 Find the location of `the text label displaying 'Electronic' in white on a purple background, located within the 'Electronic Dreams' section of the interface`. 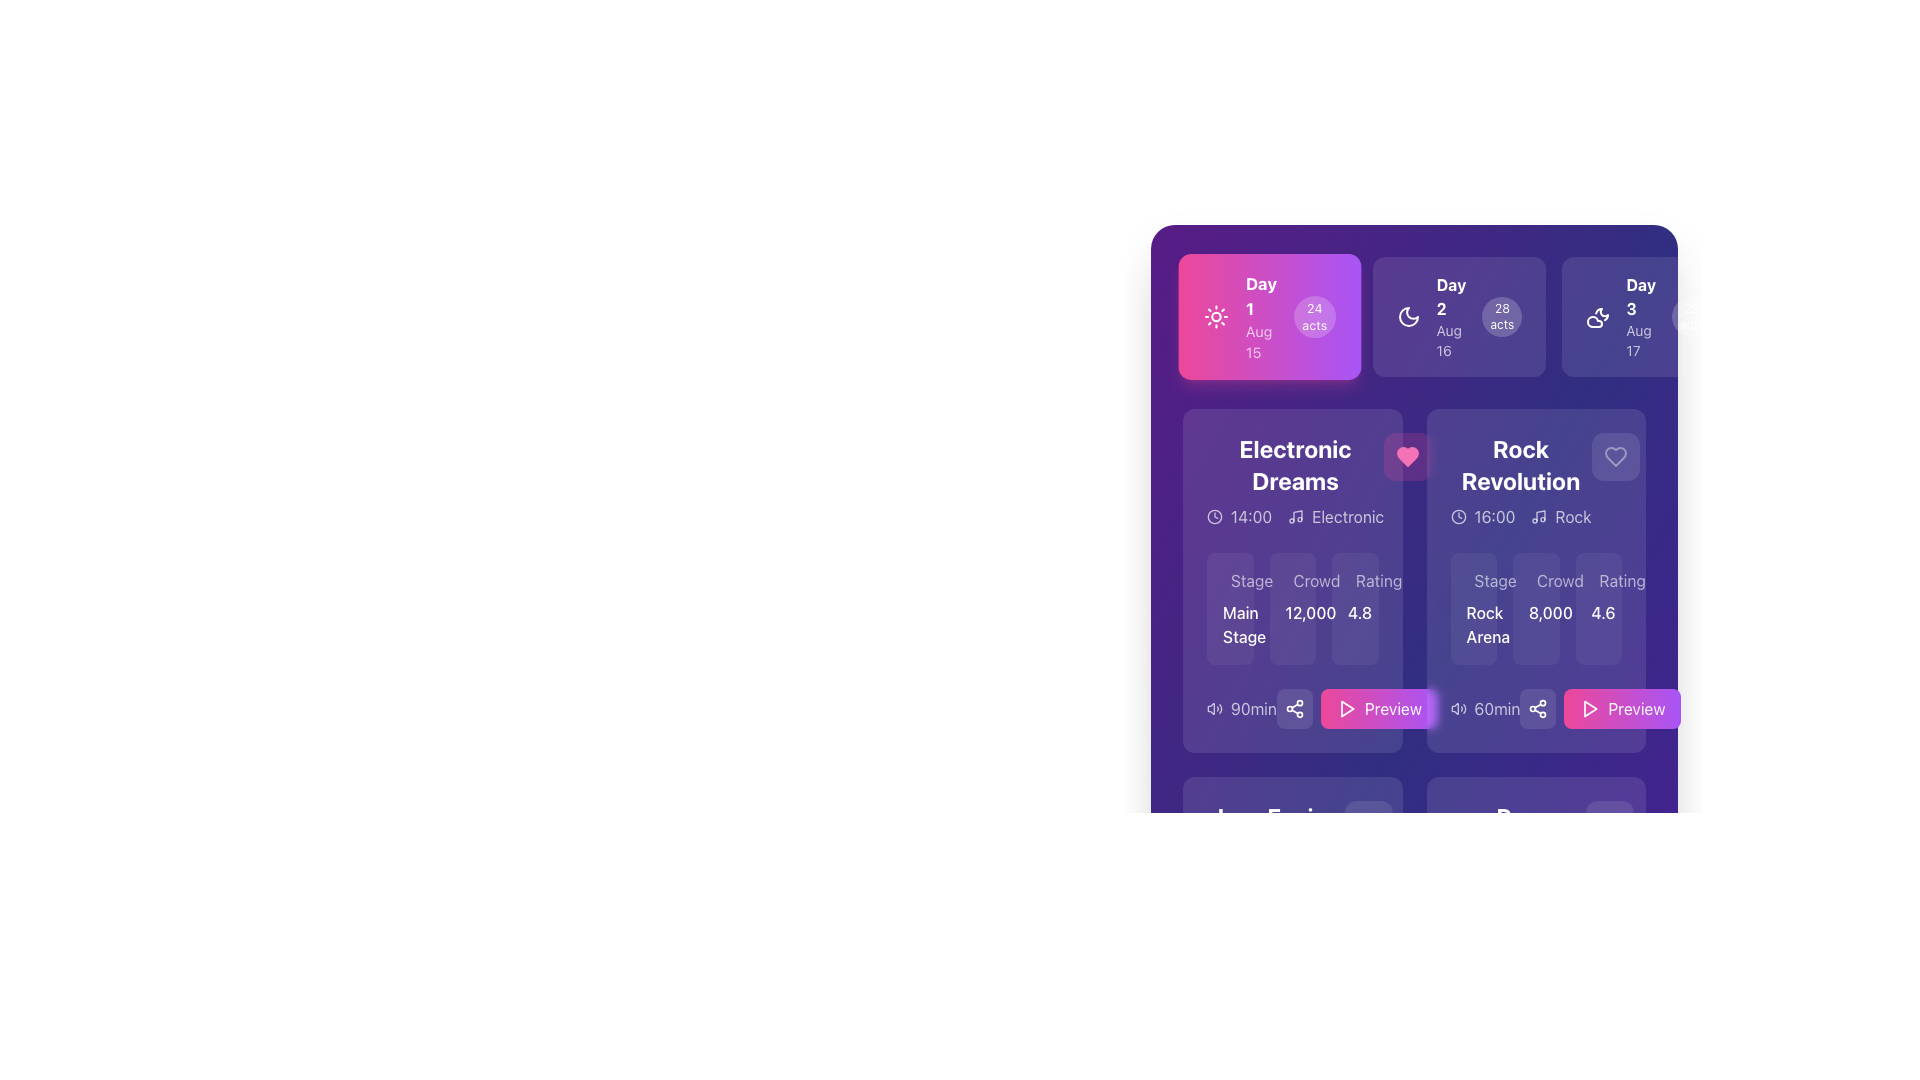

the text label displaying 'Electronic' in white on a purple background, located within the 'Electronic Dreams' section of the interface is located at coordinates (1348, 515).